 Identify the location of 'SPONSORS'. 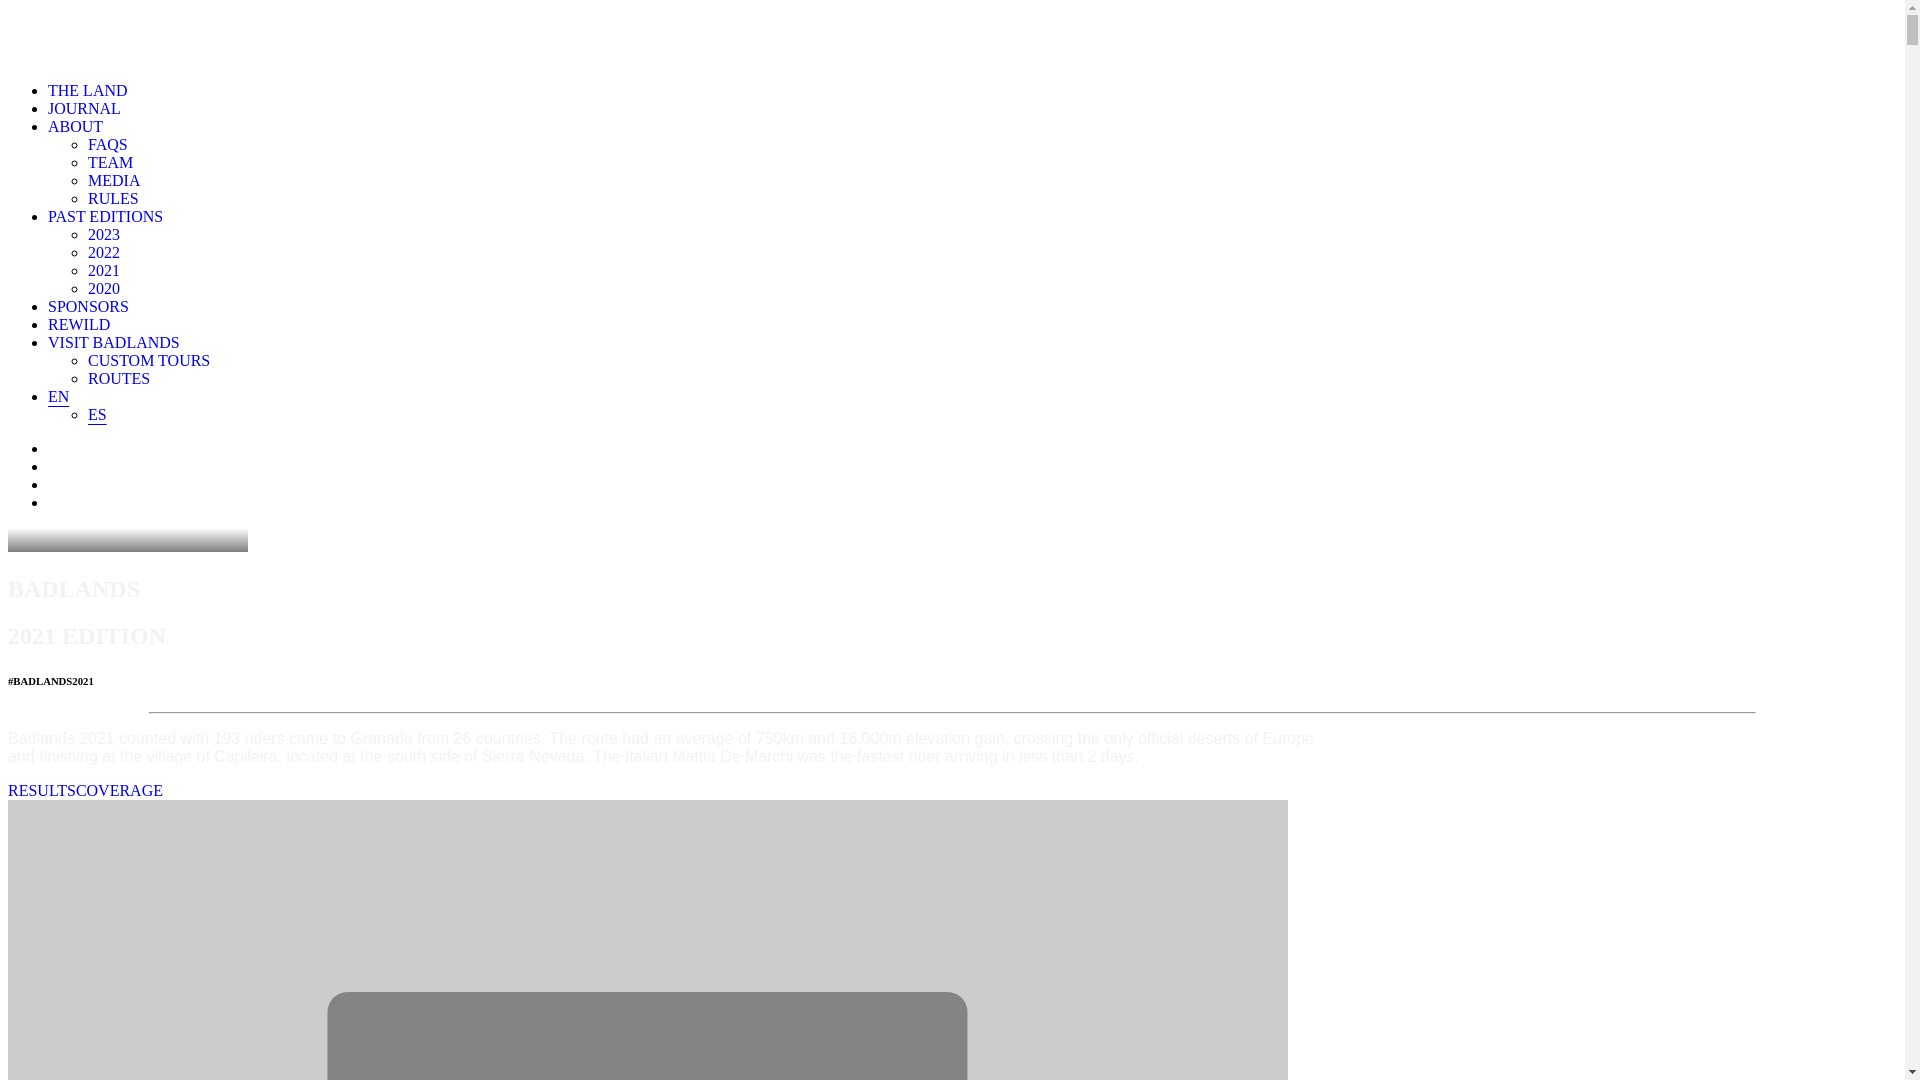
(87, 306).